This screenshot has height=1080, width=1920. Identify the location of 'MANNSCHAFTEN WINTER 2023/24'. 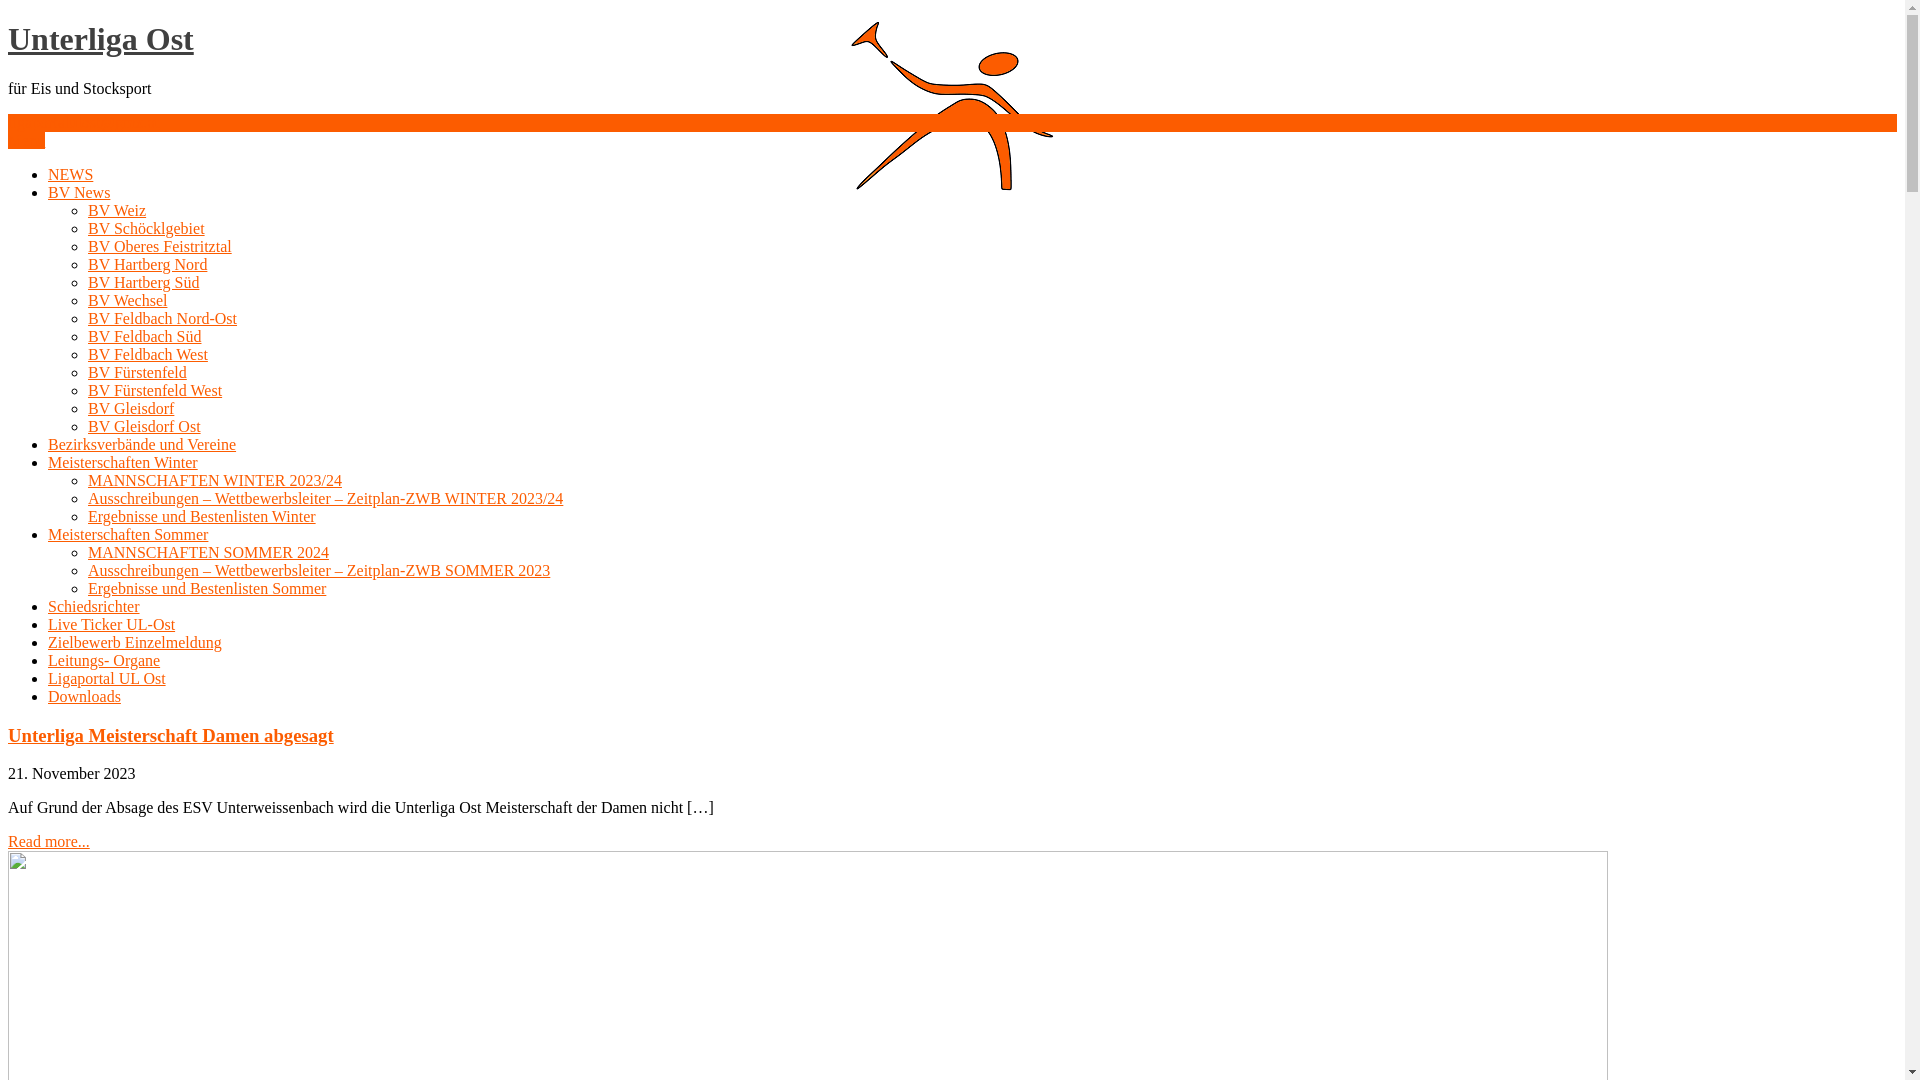
(86, 480).